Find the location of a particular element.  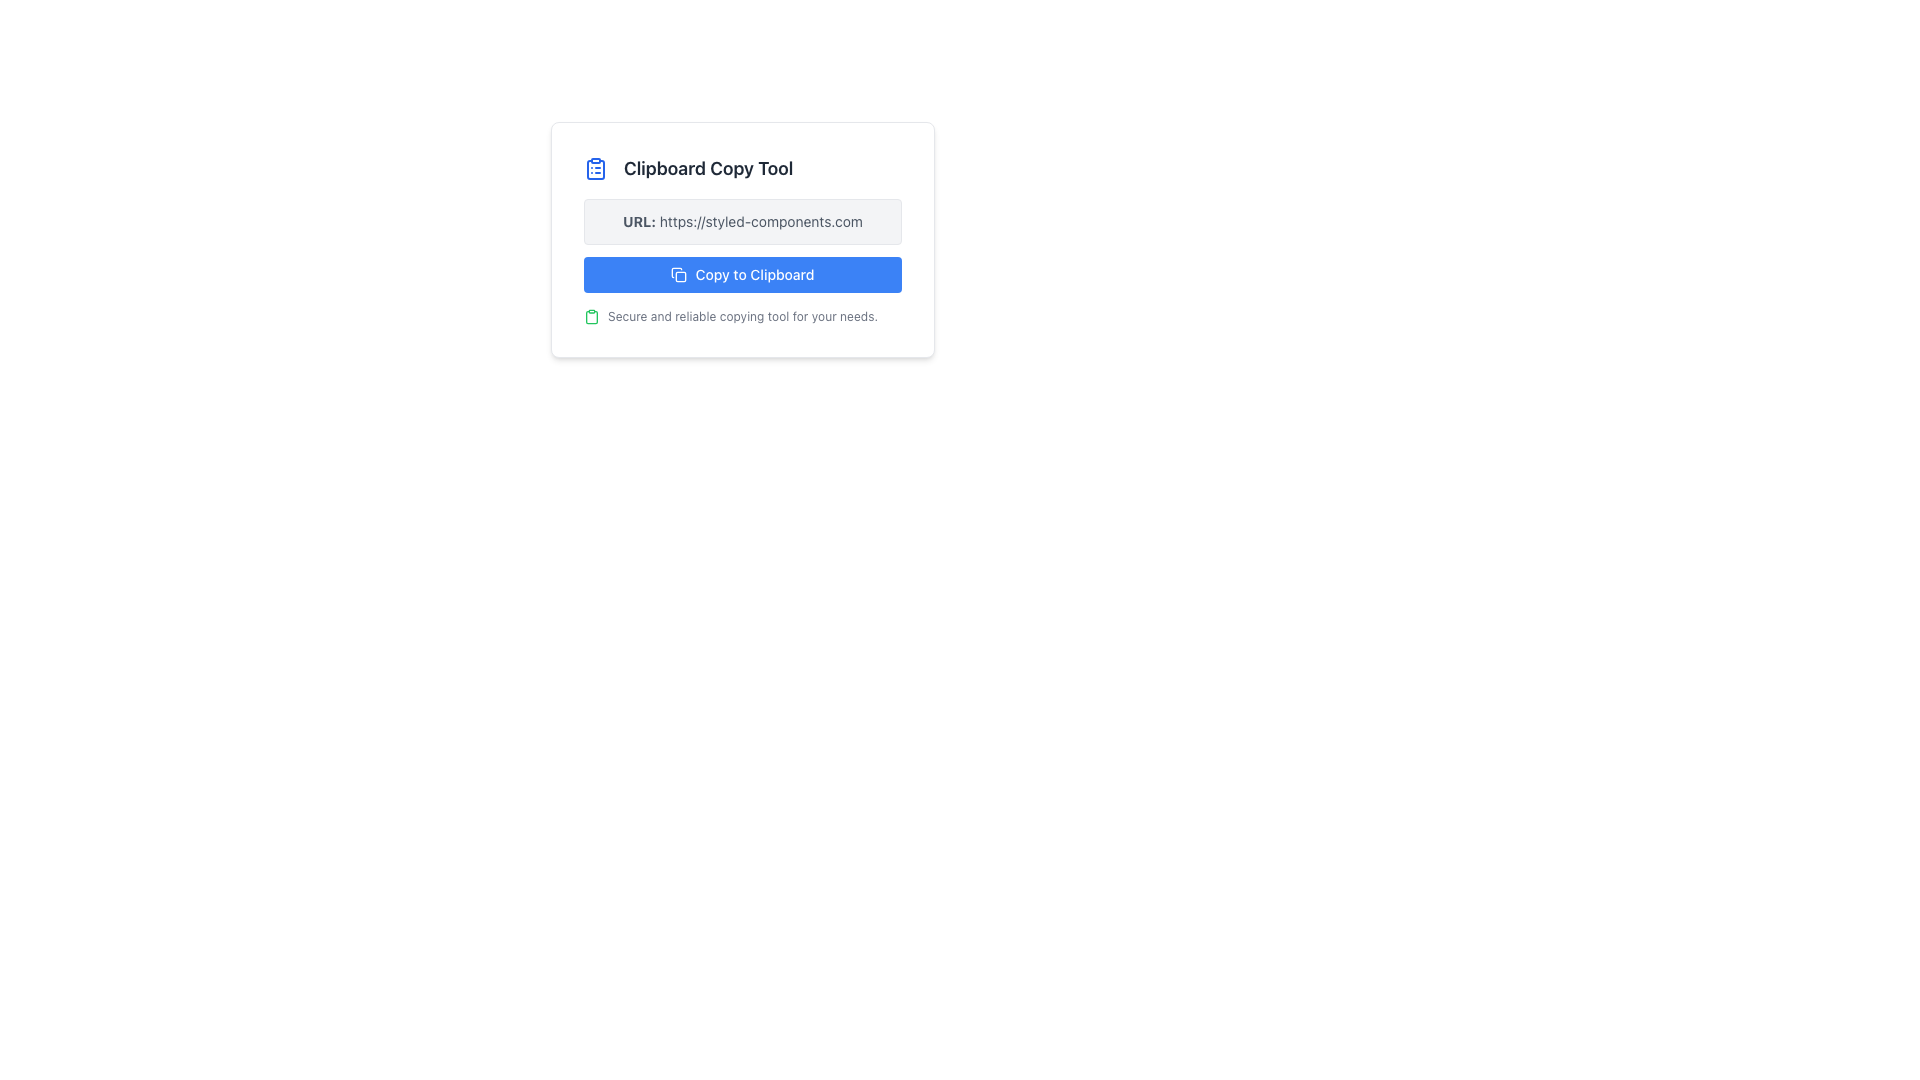

the Text Label with Icon that reads 'Secure and reliable copying tool for your needs.' which is located below the 'Copy to Clipboard' button, horizontally centered and aligned with other elements is located at coordinates (742, 315).